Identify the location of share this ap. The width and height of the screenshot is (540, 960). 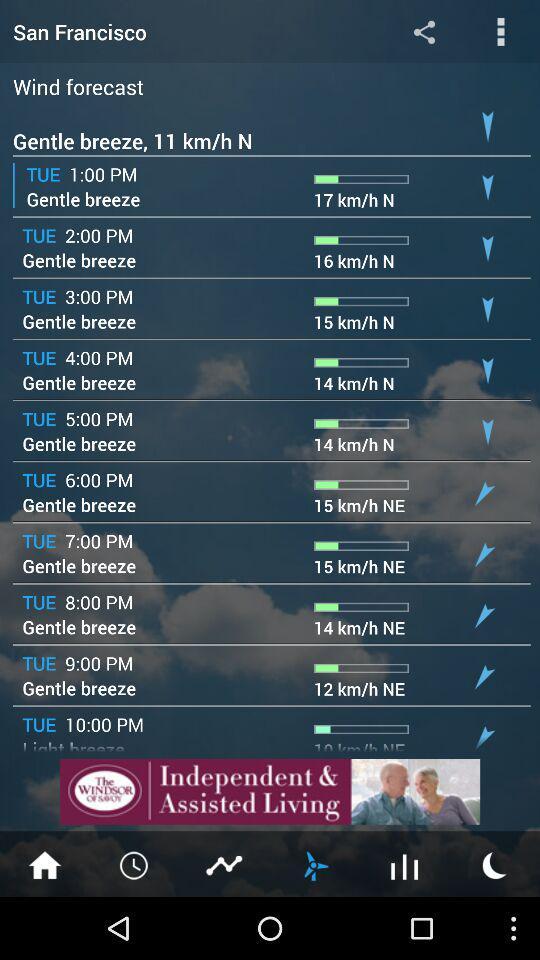
(423, 30).